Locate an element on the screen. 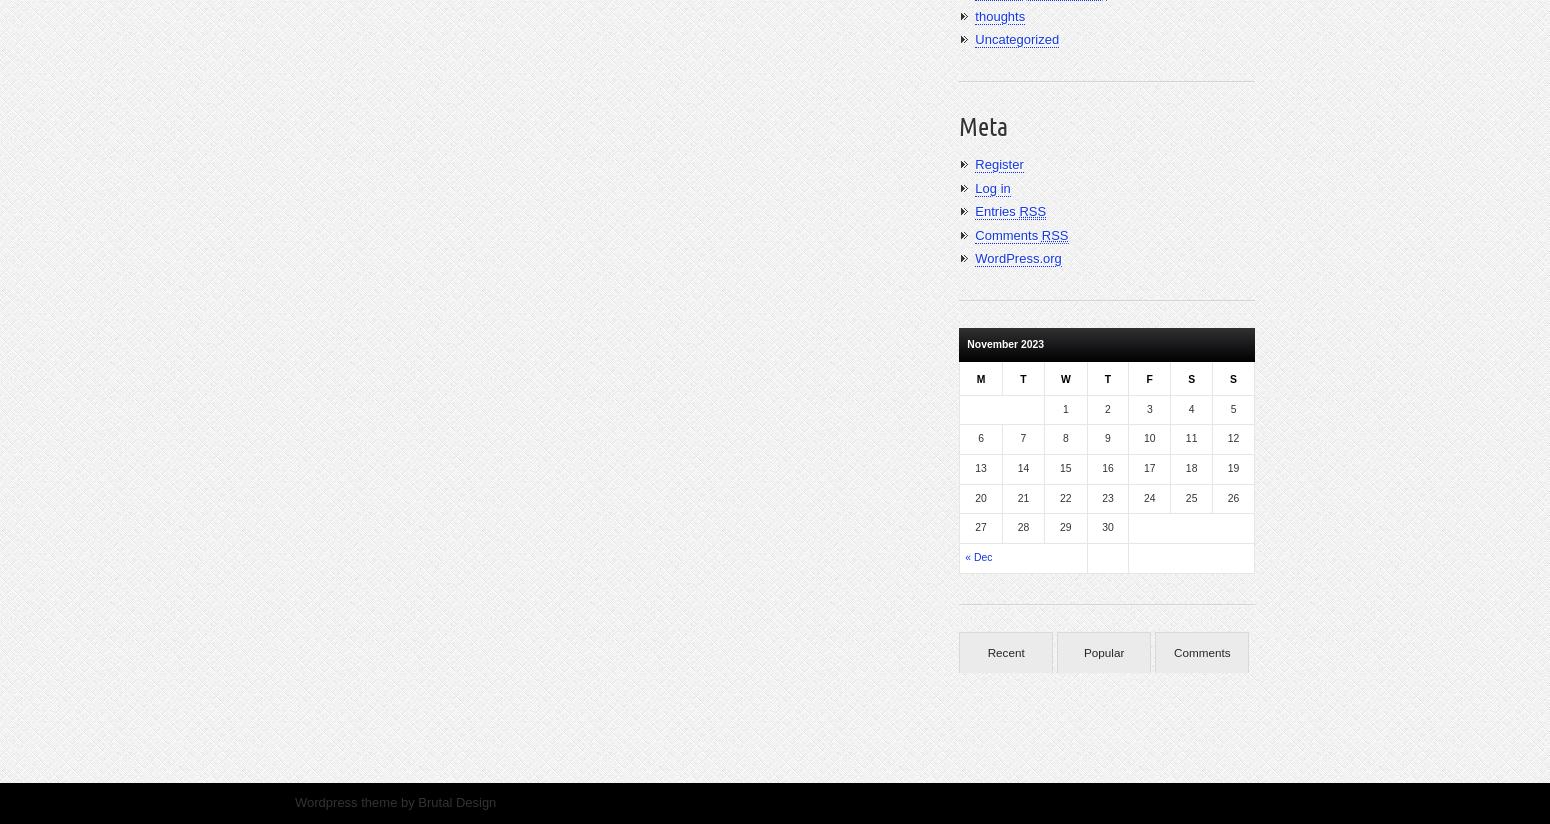  '22' is located at coordinates (1065, 496).